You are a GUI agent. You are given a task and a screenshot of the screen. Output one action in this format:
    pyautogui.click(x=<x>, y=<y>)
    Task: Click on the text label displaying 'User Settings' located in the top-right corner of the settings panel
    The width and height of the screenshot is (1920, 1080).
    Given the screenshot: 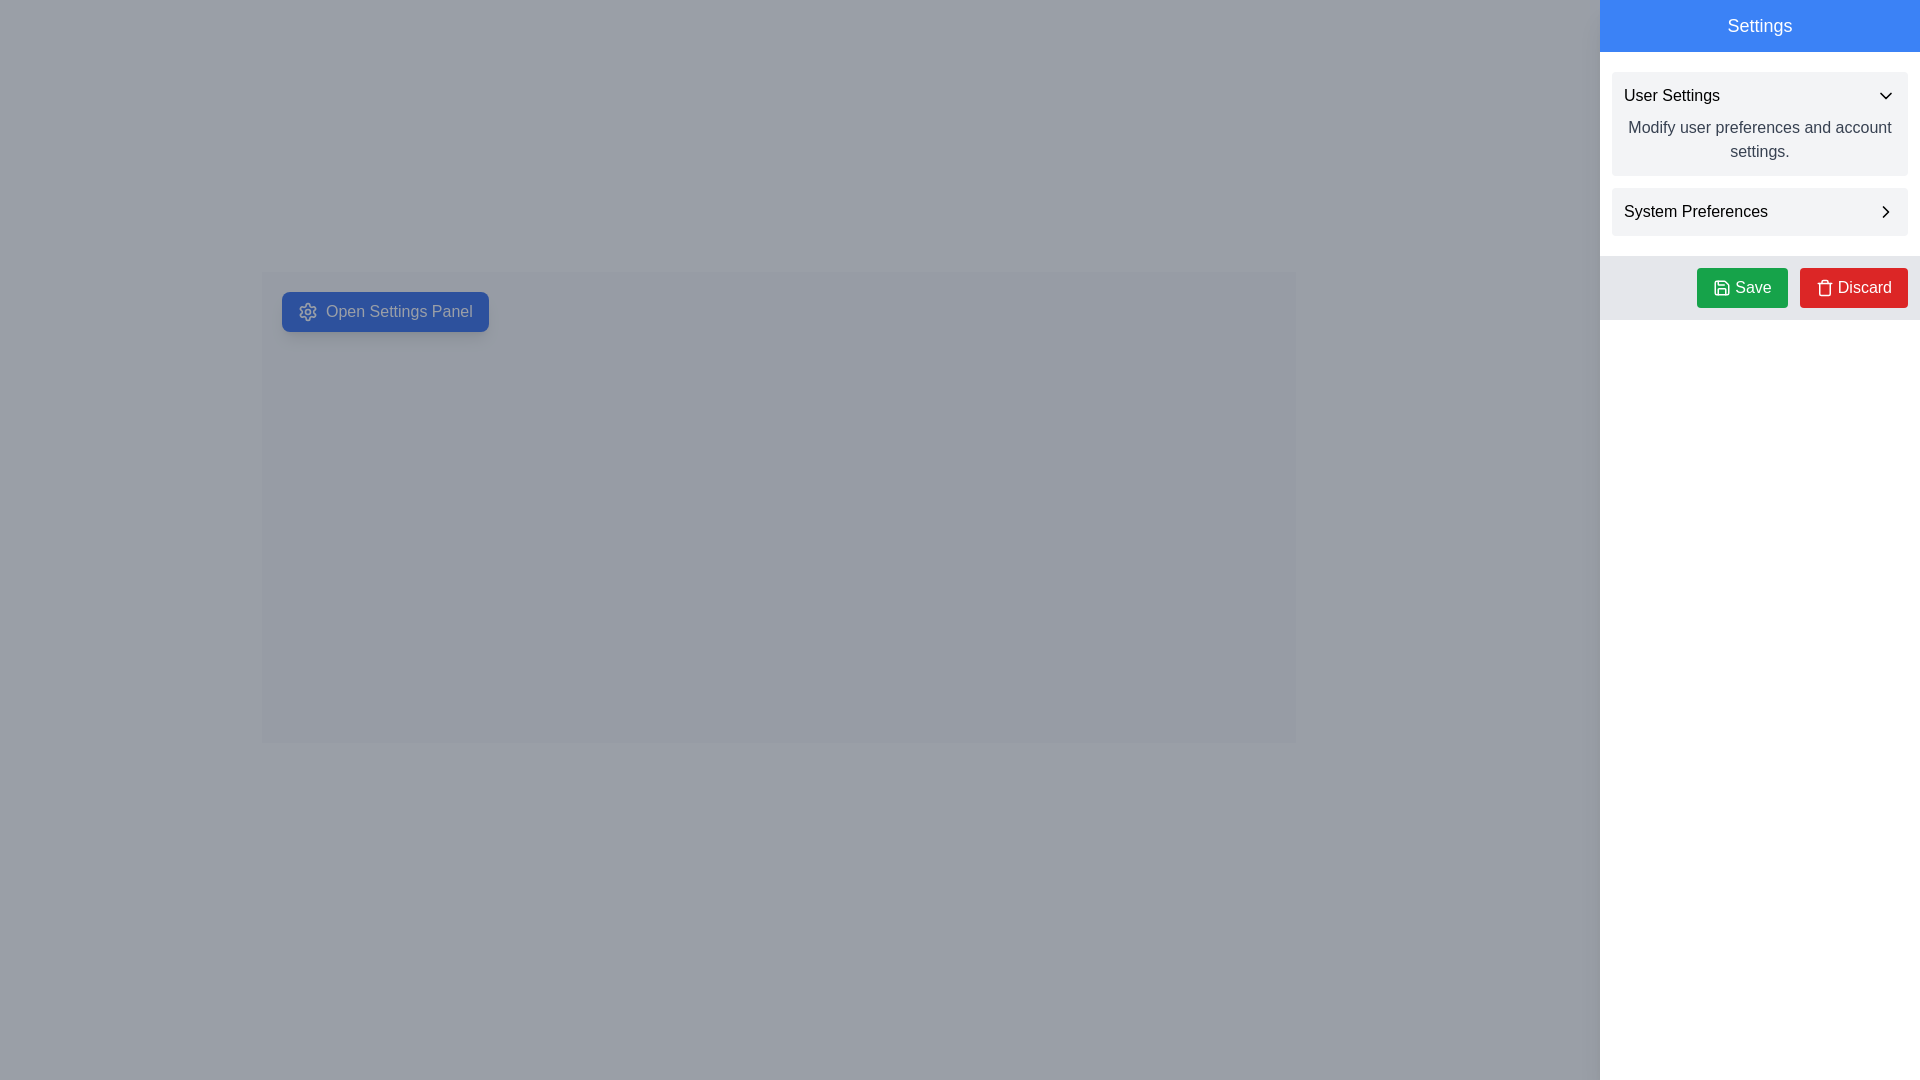 What is the action you would take?
    pyautogui.click(x=1671, y=96)
    